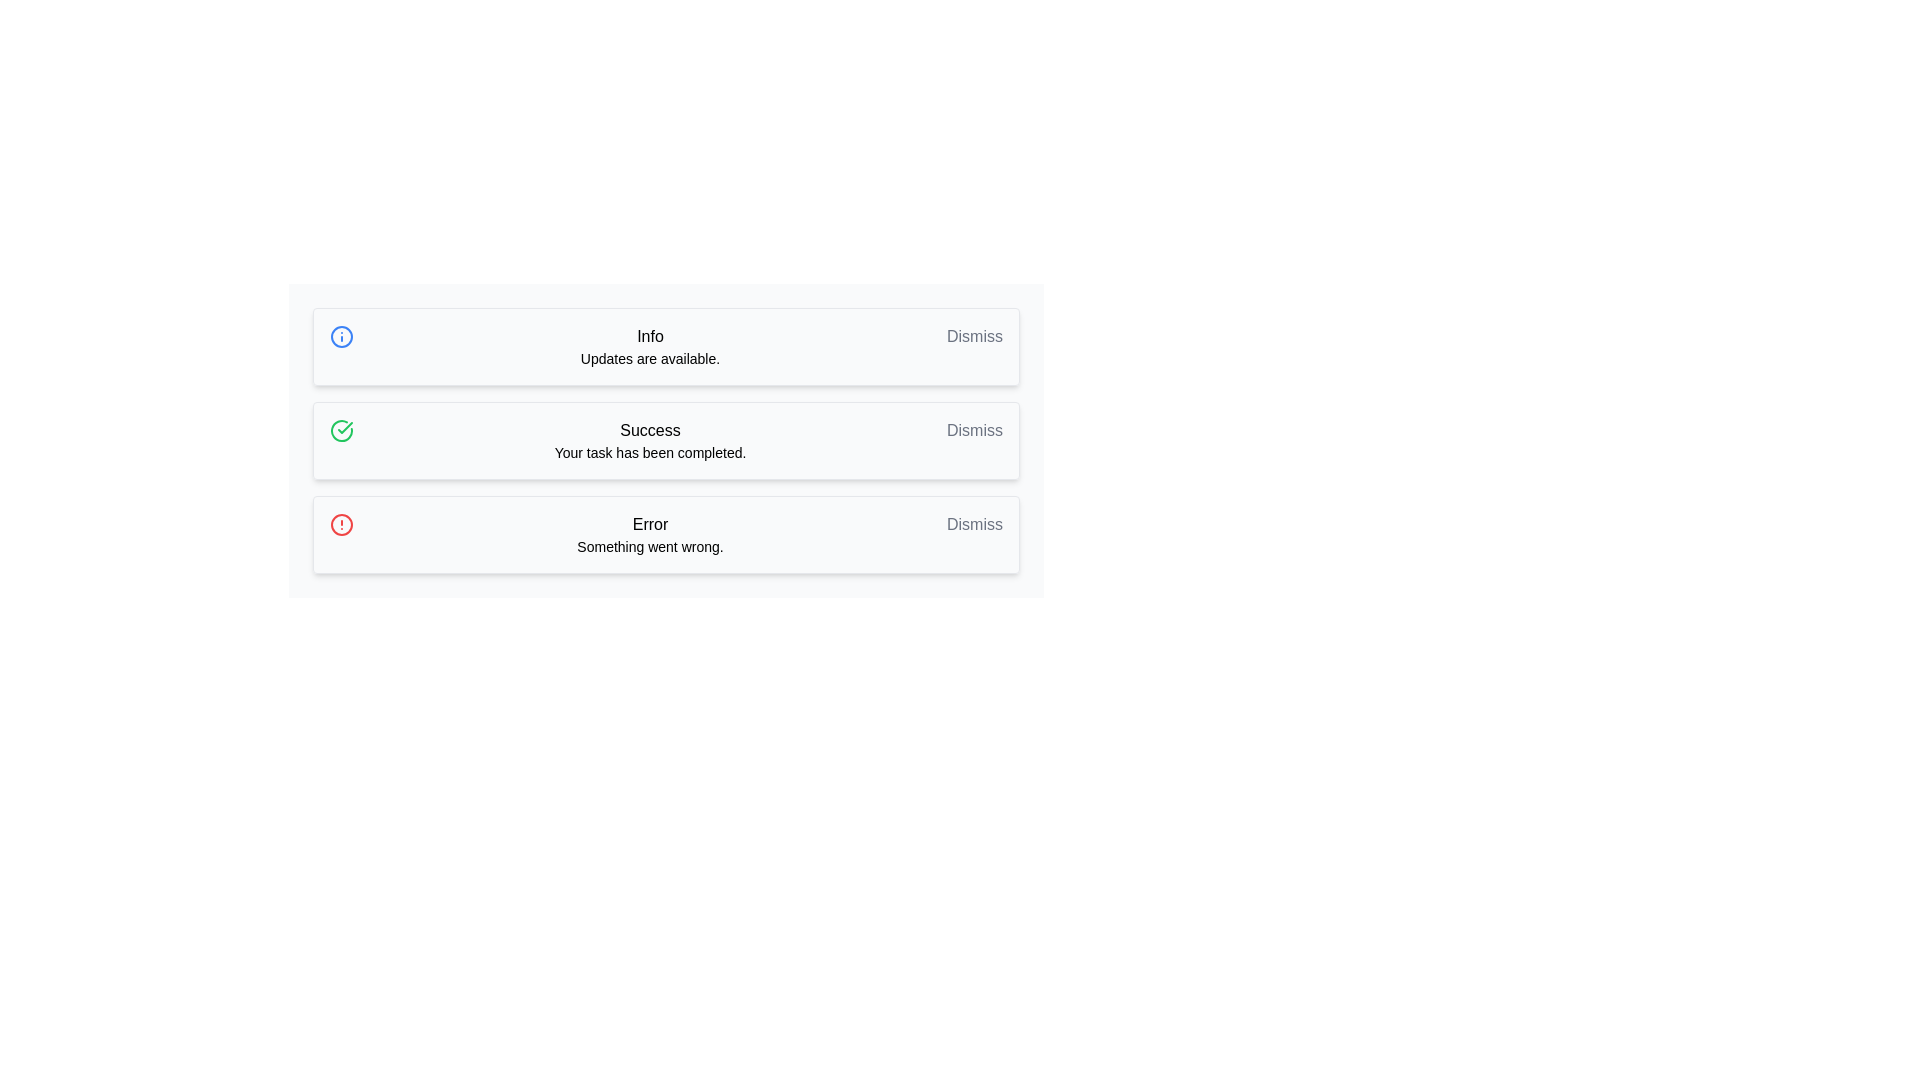 The width and height of the screenshot is (1920, 1080). Describe the element at coordinates (650, 335) in the screenshot. I see `the text label that serves as a section header, which is located at the top of the interface within the info notification, preceding the text 'Updates are available.'` at that location.